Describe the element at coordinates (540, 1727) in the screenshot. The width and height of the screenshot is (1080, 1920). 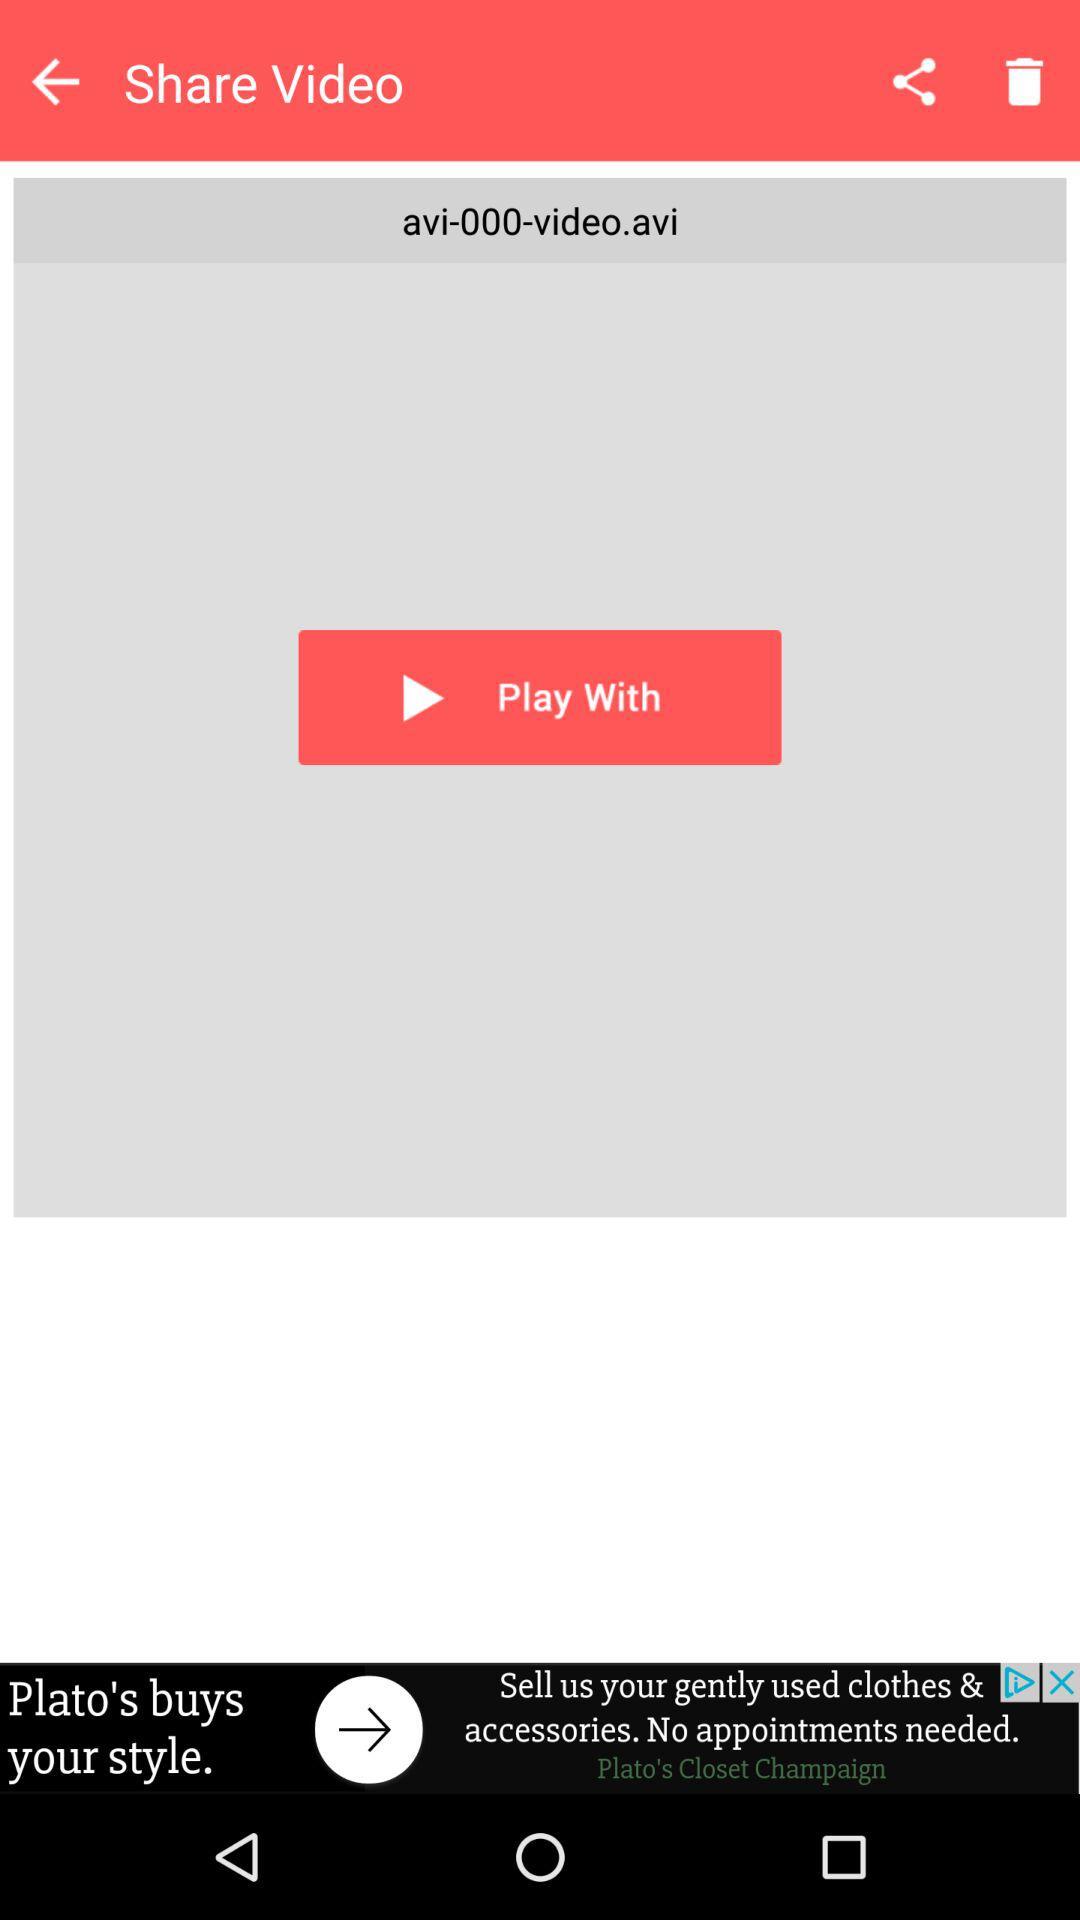
I see `advertisement banner` at that location.